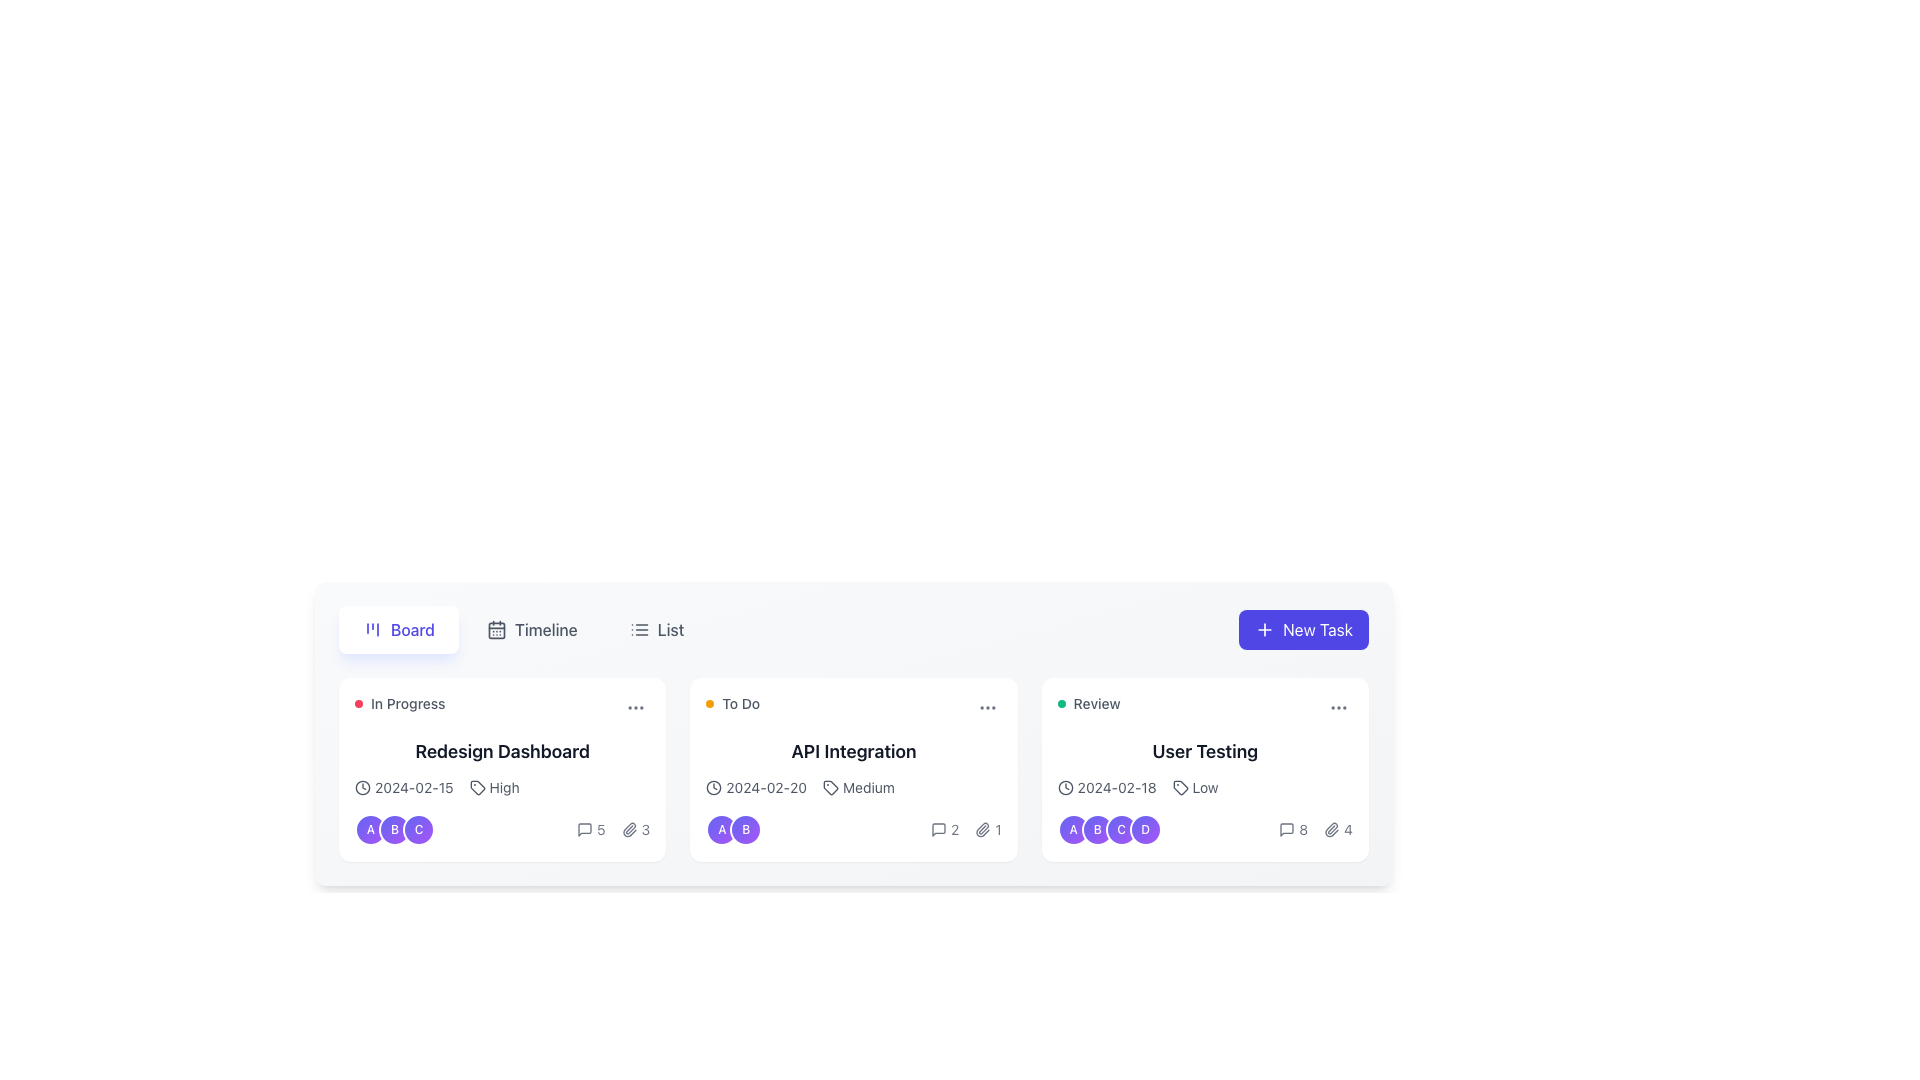 This screenshot has height=1080, width=1920. Describe the element at coordinates (1316, 829) in the screenshot. I see `the icons in the Text and Icon Group located in the bottom-right area of the 'User Testing' UI card to interact with associated actions like viewing attachments` at that location.